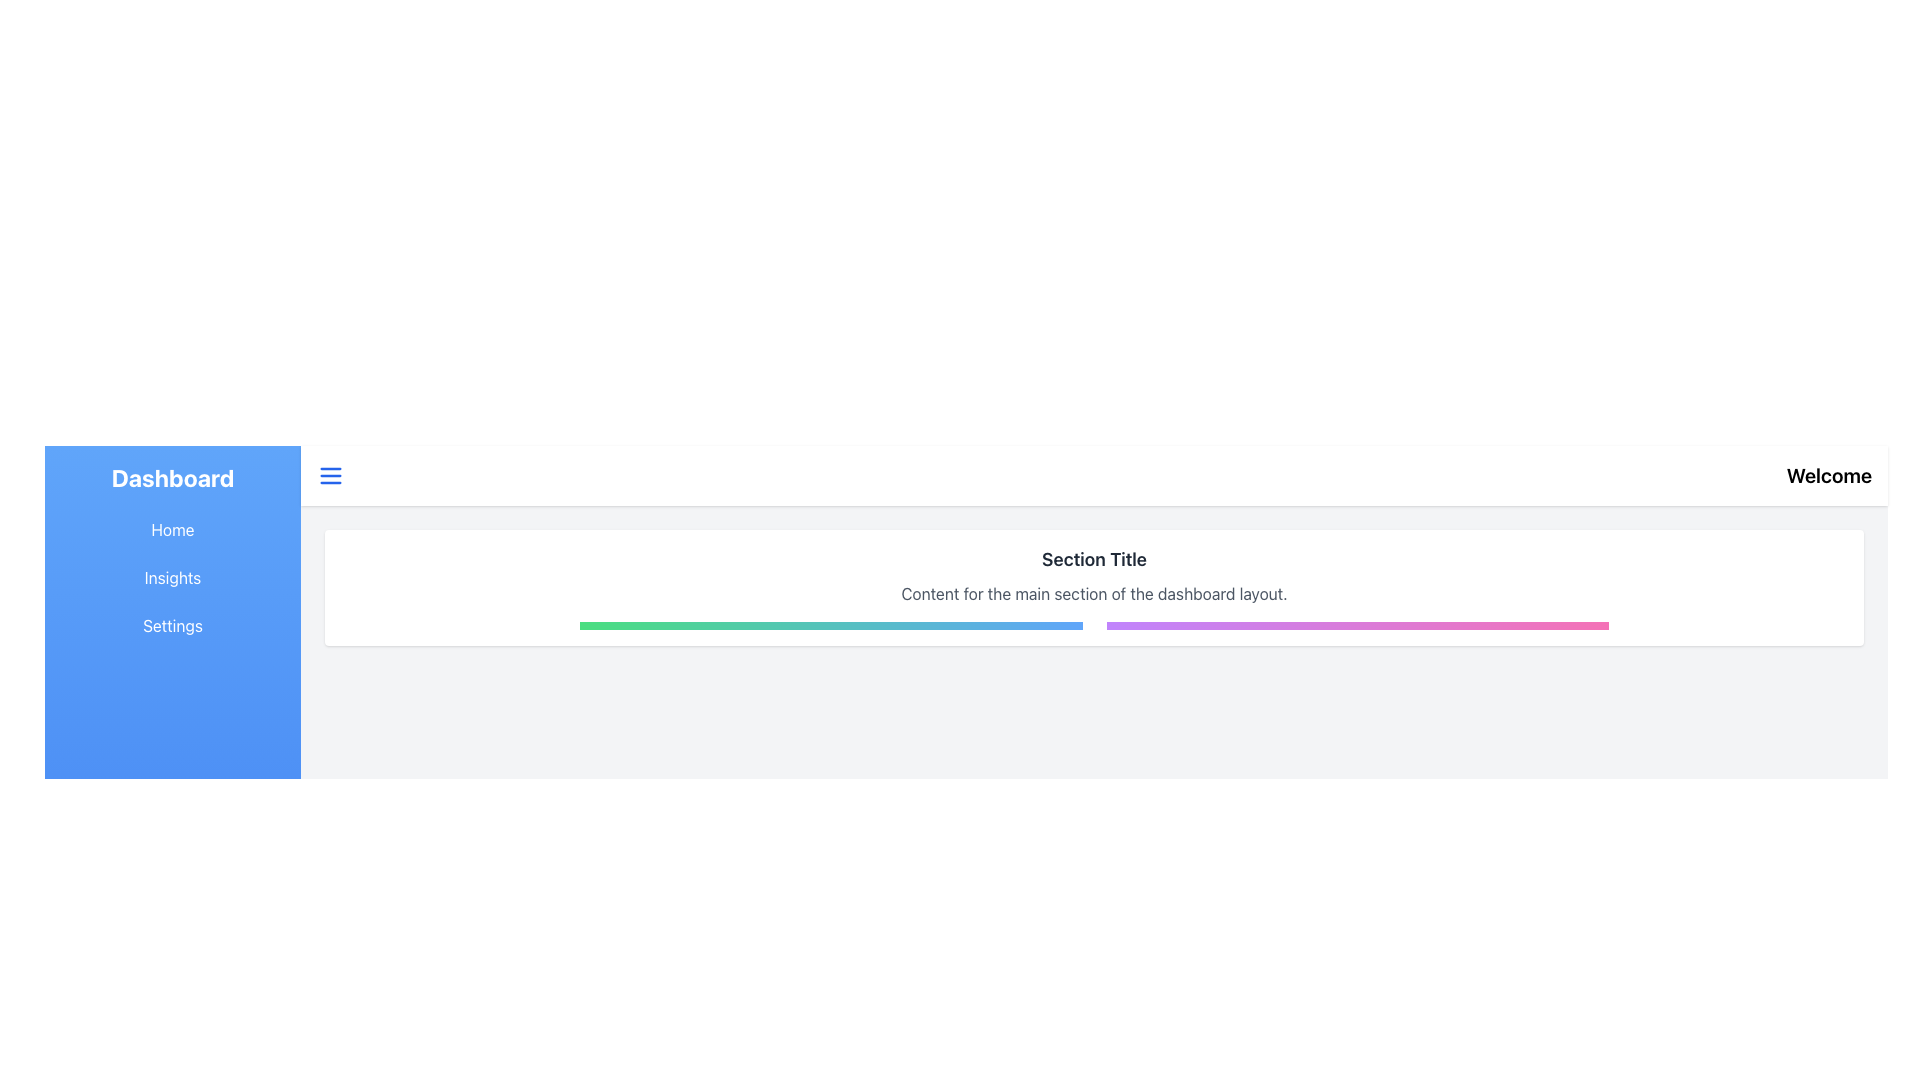 This screenshot has height=1080, width=1920. I want to click on the bold, large-sized 'Dashboard' text label styled in white against a blue gradient background located at the top of the vertical sidebar on the left side of the interface, so click(172, 478).